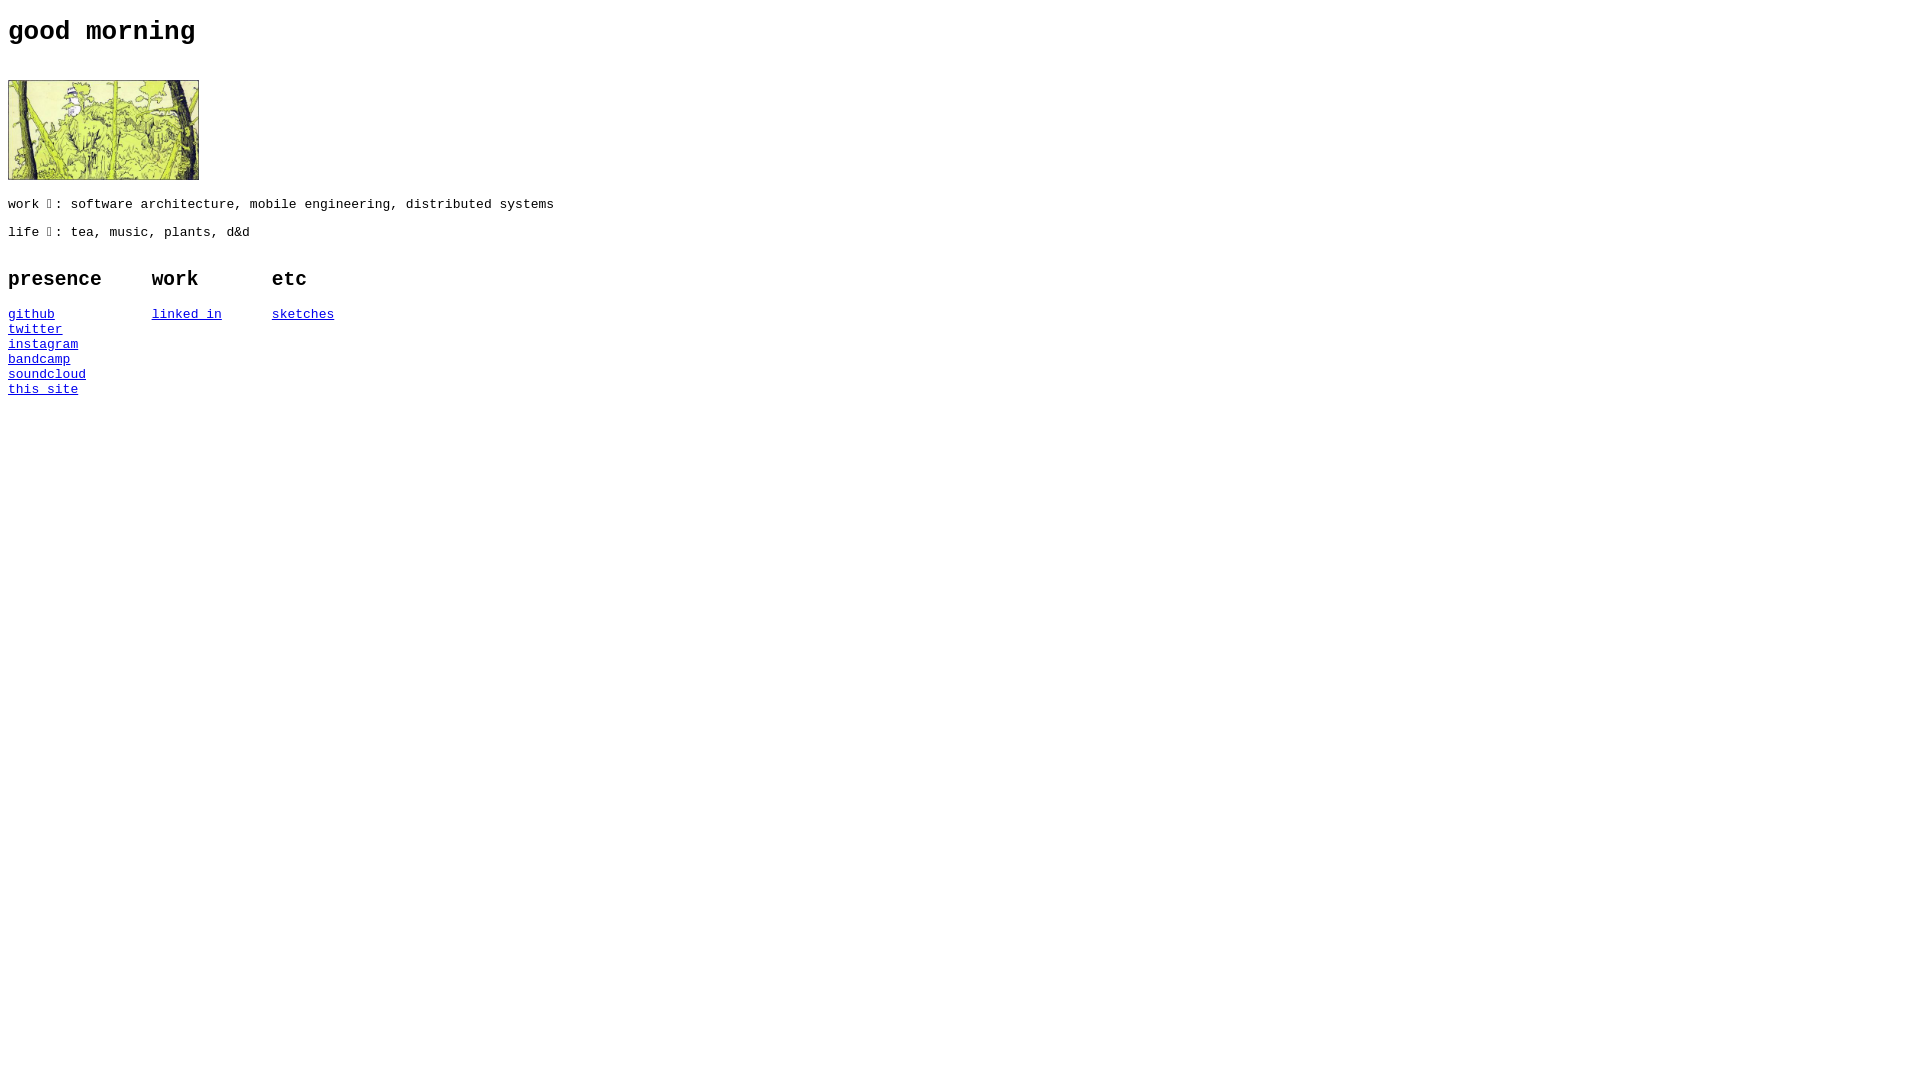  I want to click on 'twitter', so click(54, 328).